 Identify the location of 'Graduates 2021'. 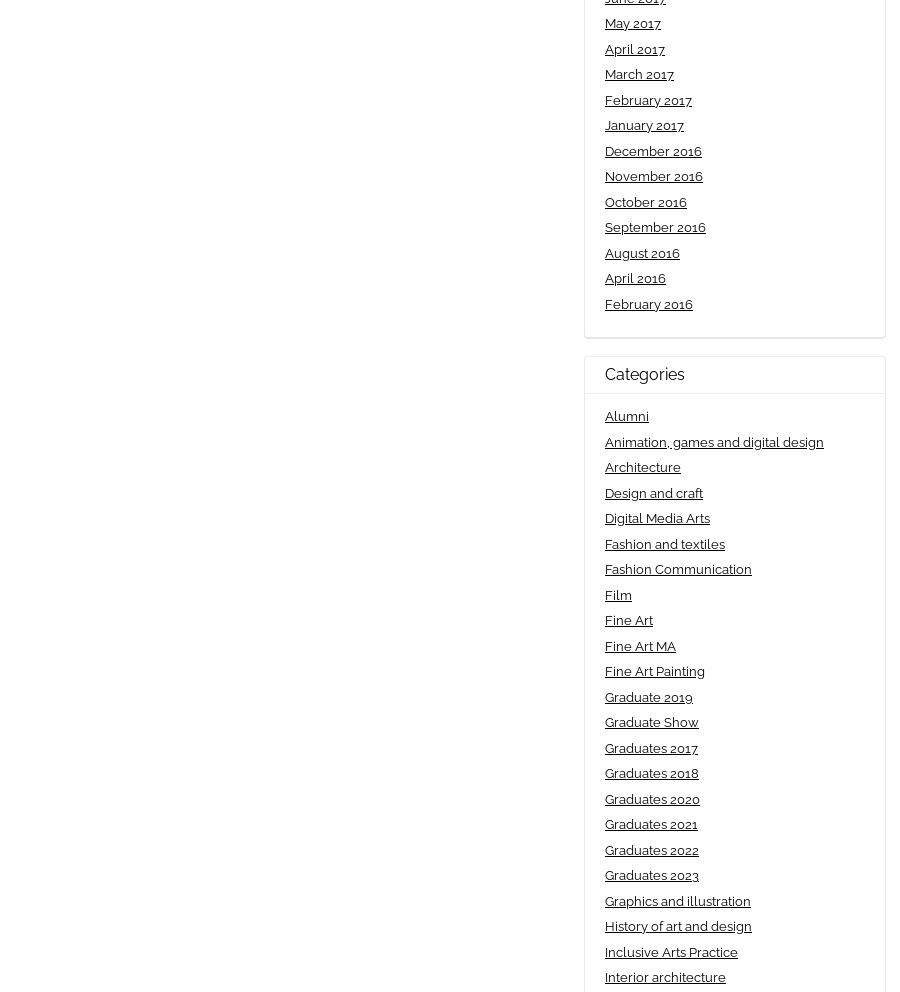
(651, 824).